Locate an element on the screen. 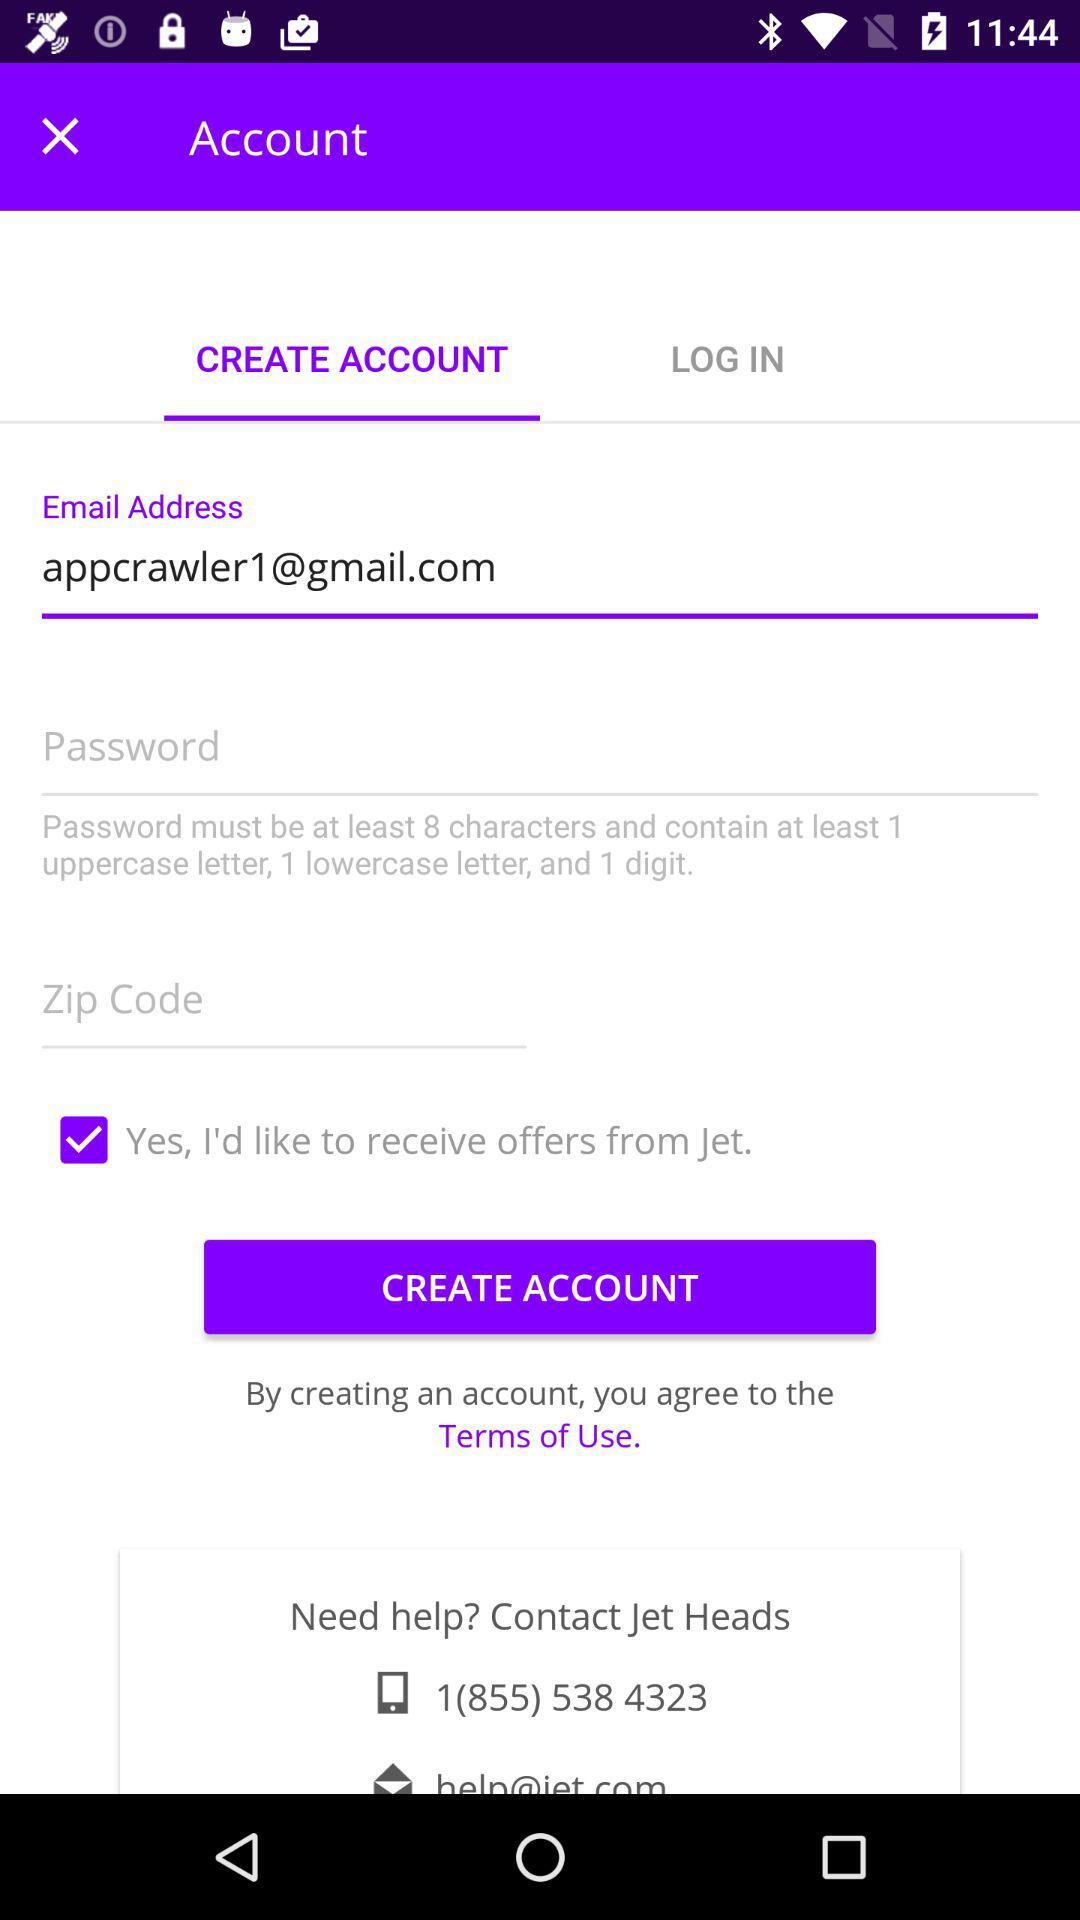 The height and width of the screenshot is (1920, 1080). yes i d item is located at coordinates (540, 1140).